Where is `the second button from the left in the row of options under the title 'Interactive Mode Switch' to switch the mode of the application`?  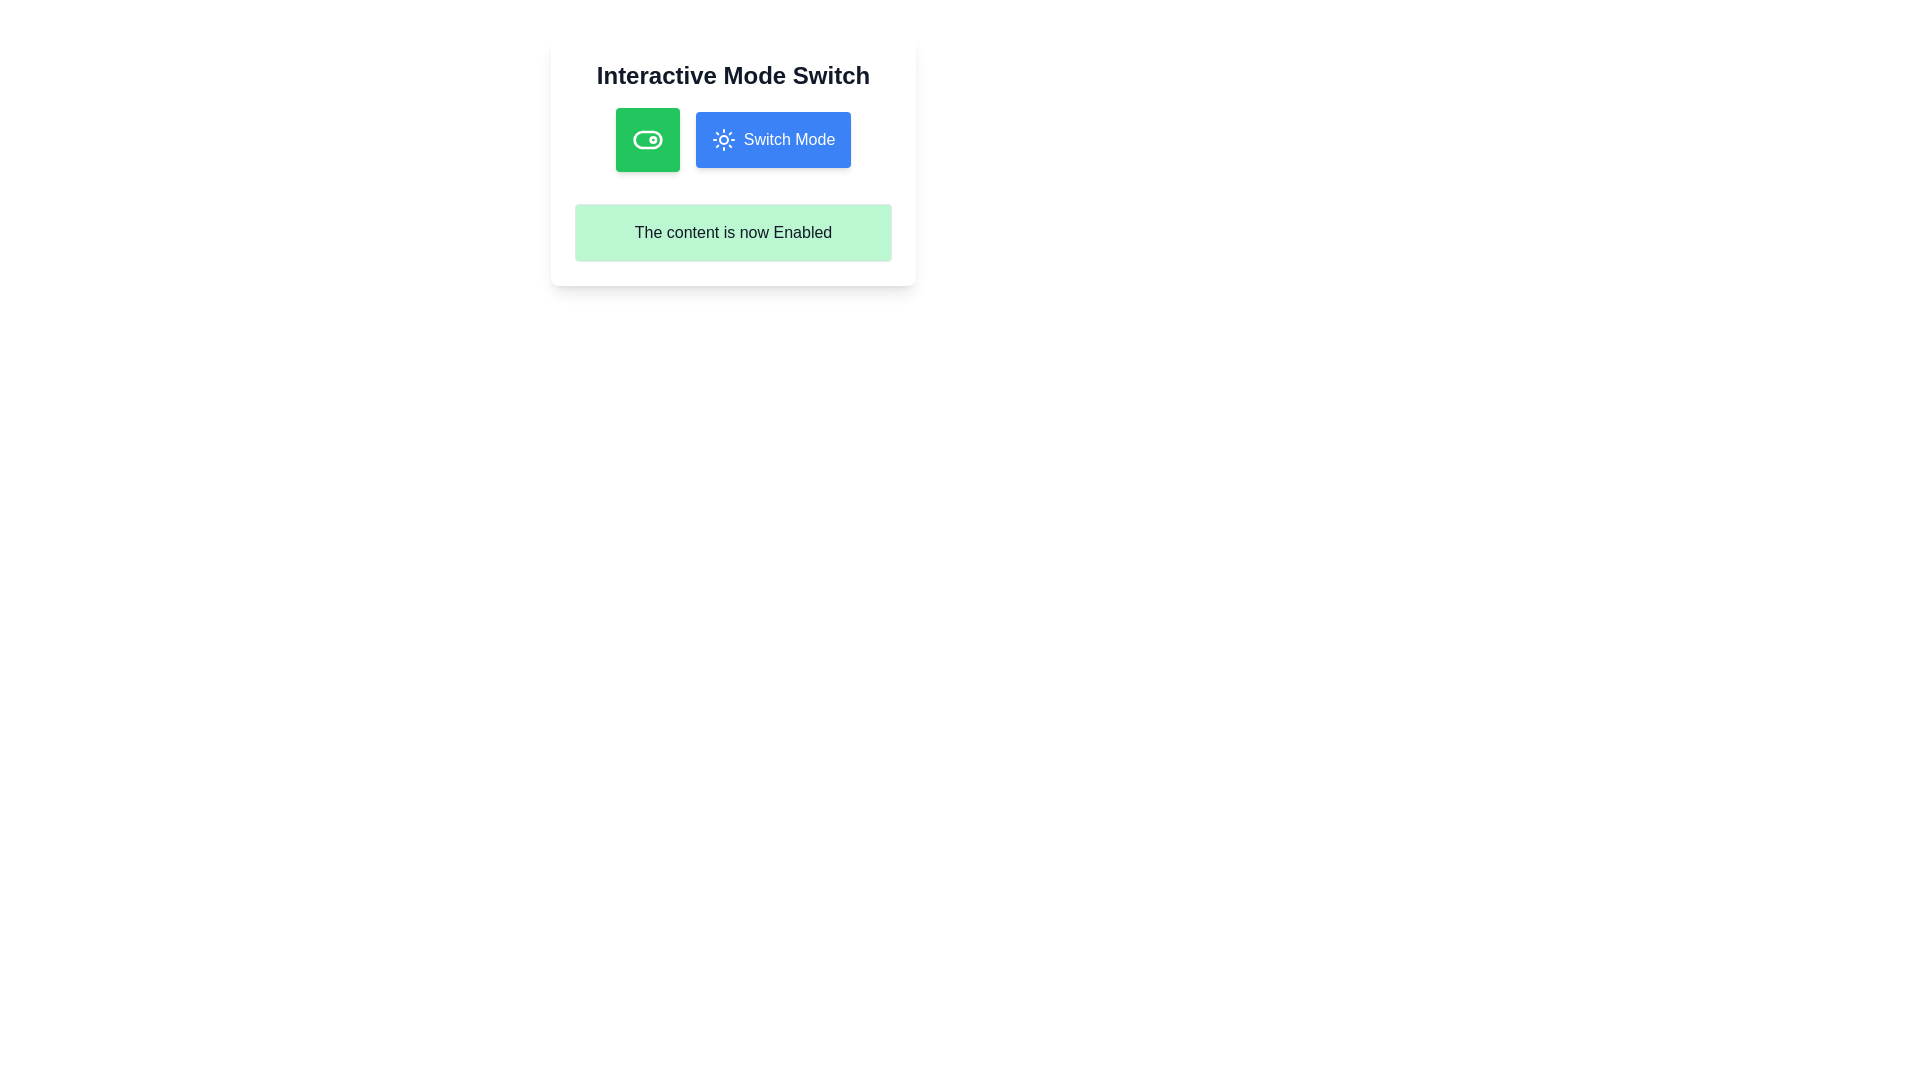
the second button from the left in the row of options under the title 'Interactive Mode Switch' to switch the mode of the application is located at coordinates (772, 138).